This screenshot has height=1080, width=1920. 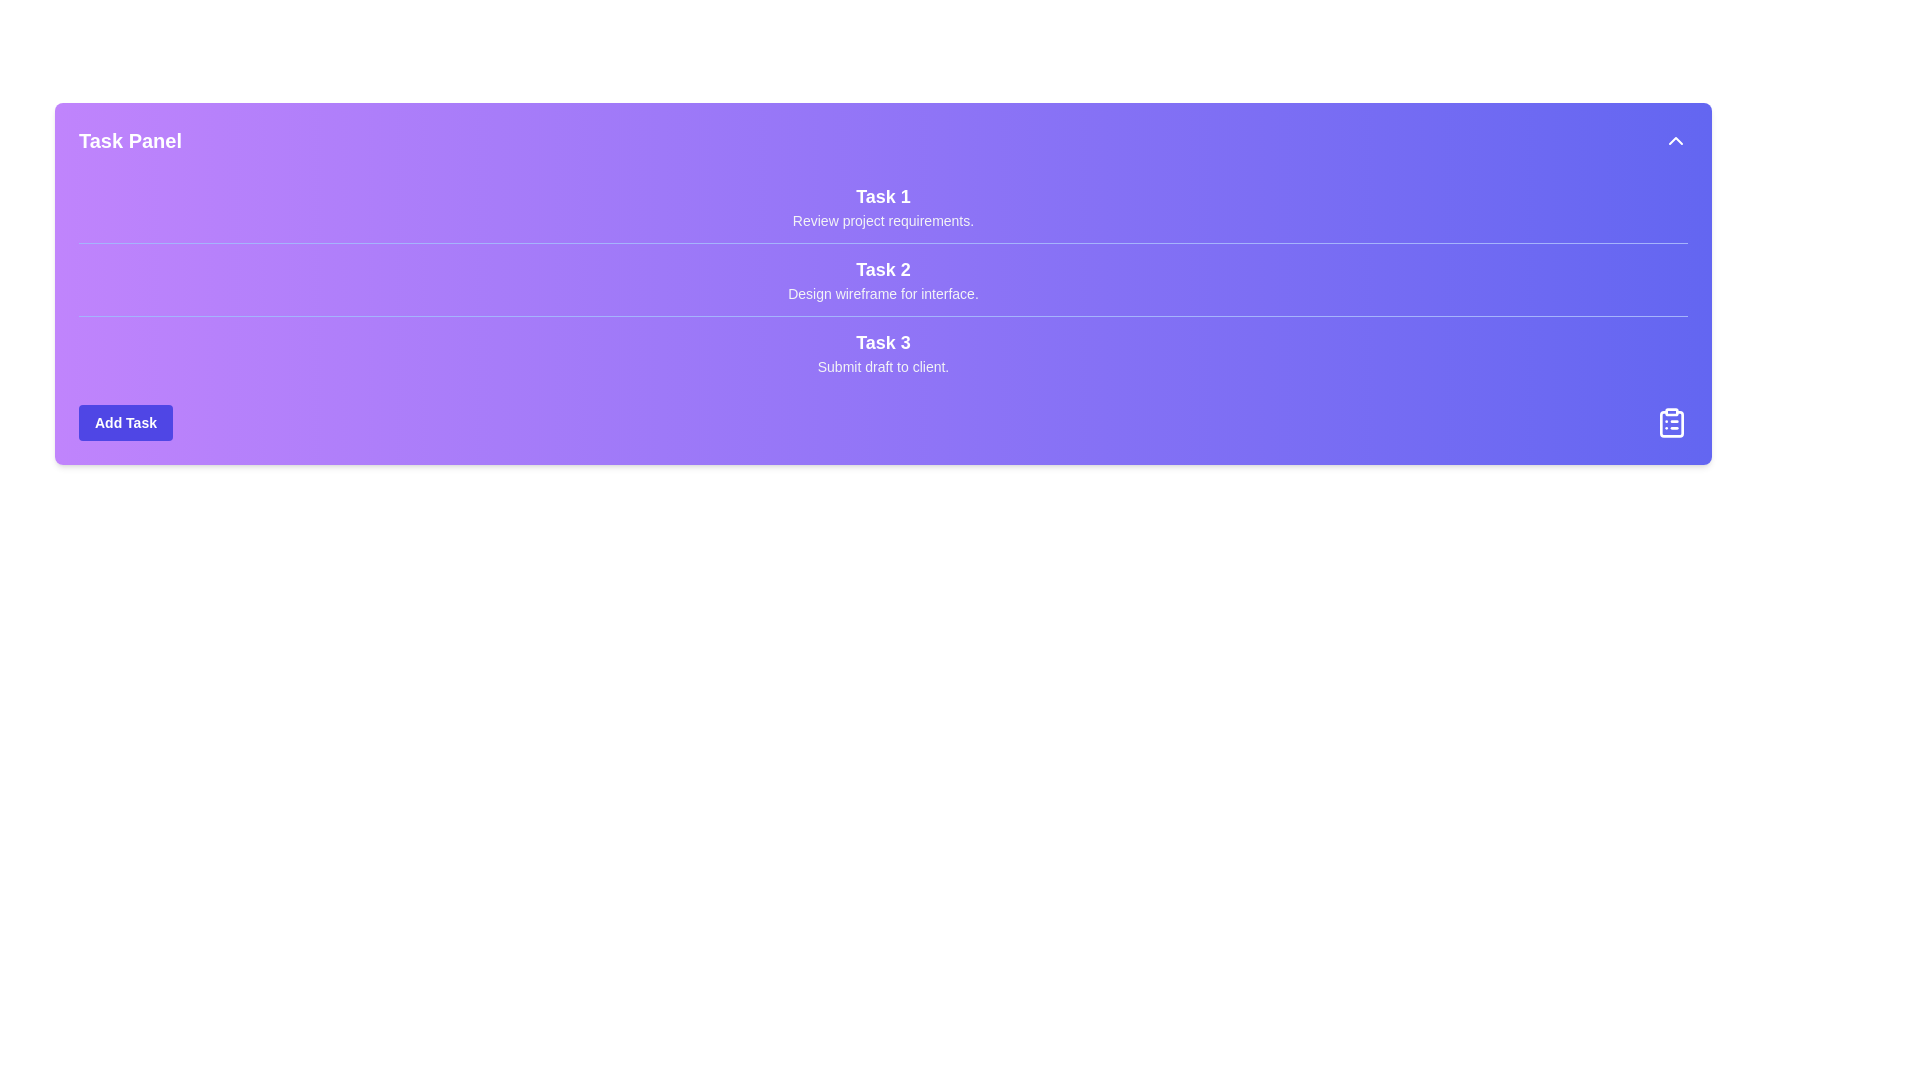 I want to click on the Text Label that displays the description for 'Task 3', located within the third task block of the task panel, so click(x=882, y=366).